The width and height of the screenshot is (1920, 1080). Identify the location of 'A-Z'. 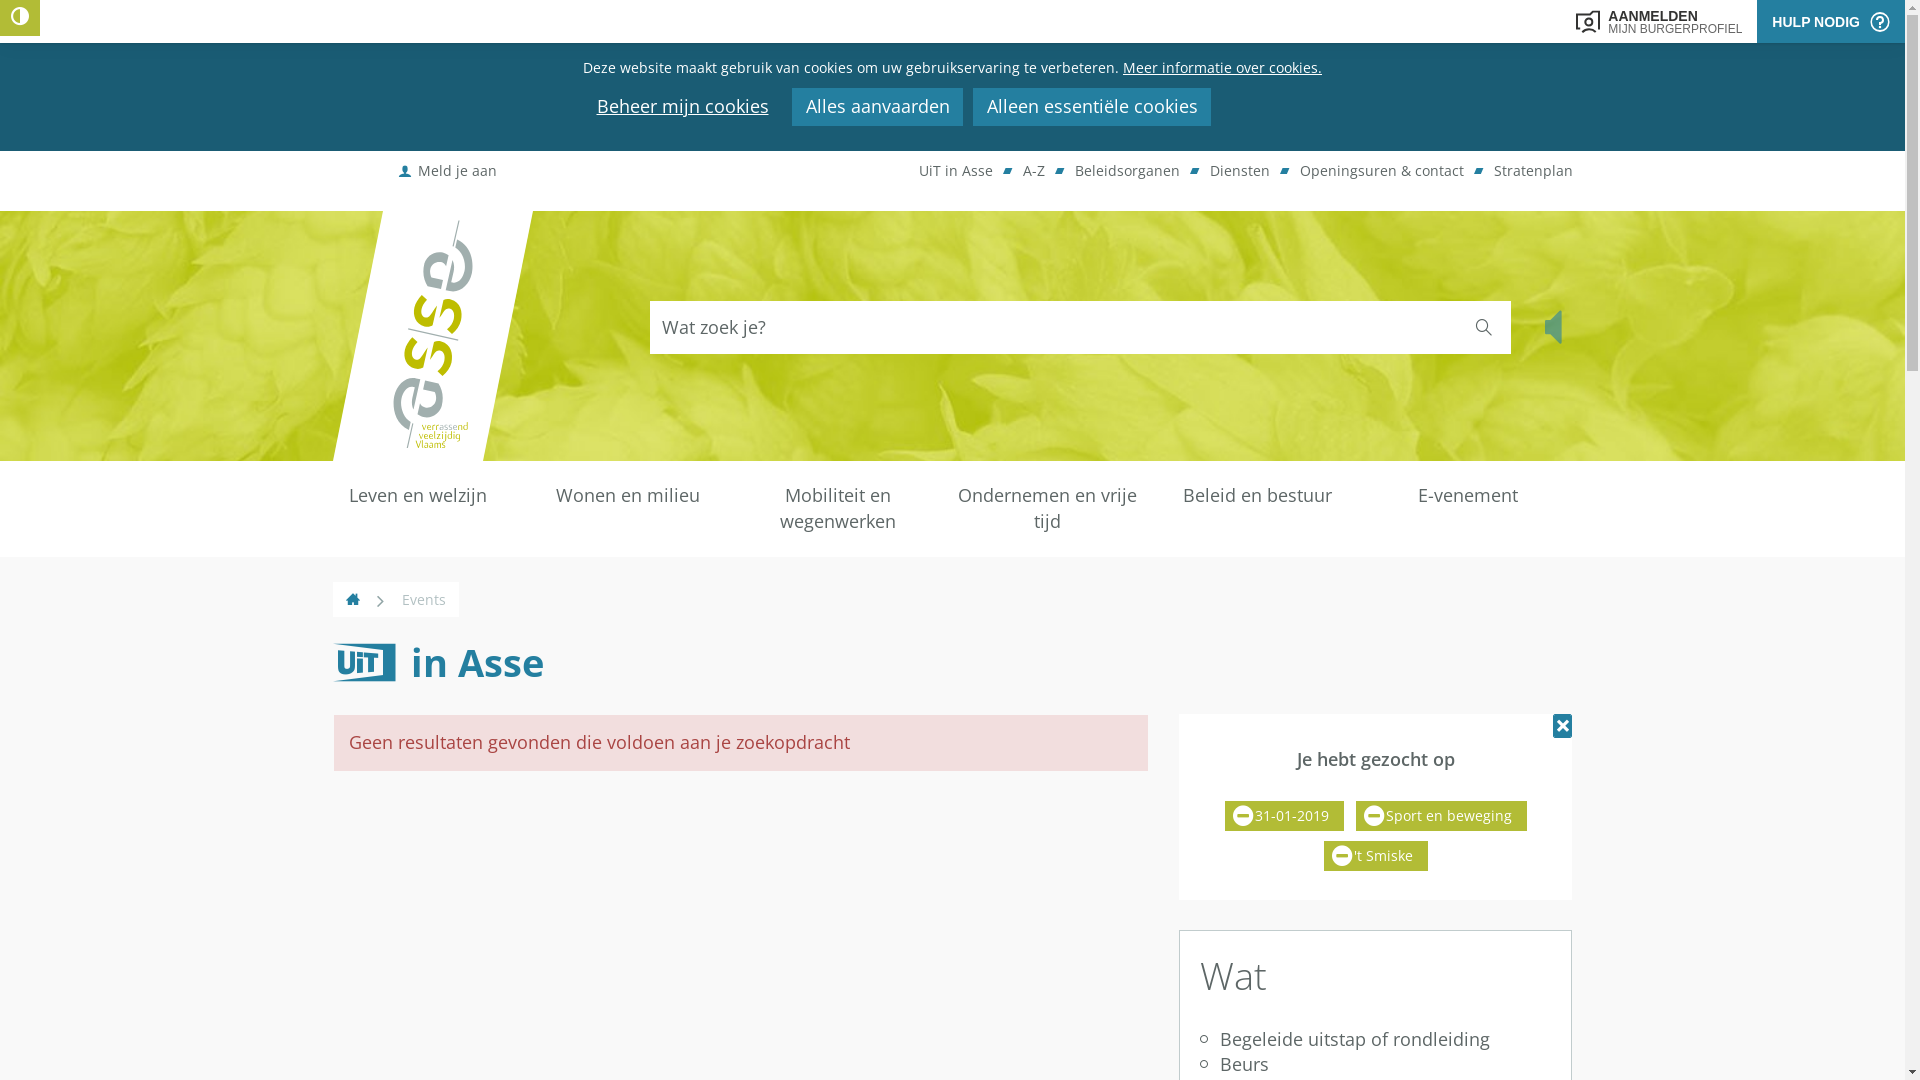
(1022, 170).